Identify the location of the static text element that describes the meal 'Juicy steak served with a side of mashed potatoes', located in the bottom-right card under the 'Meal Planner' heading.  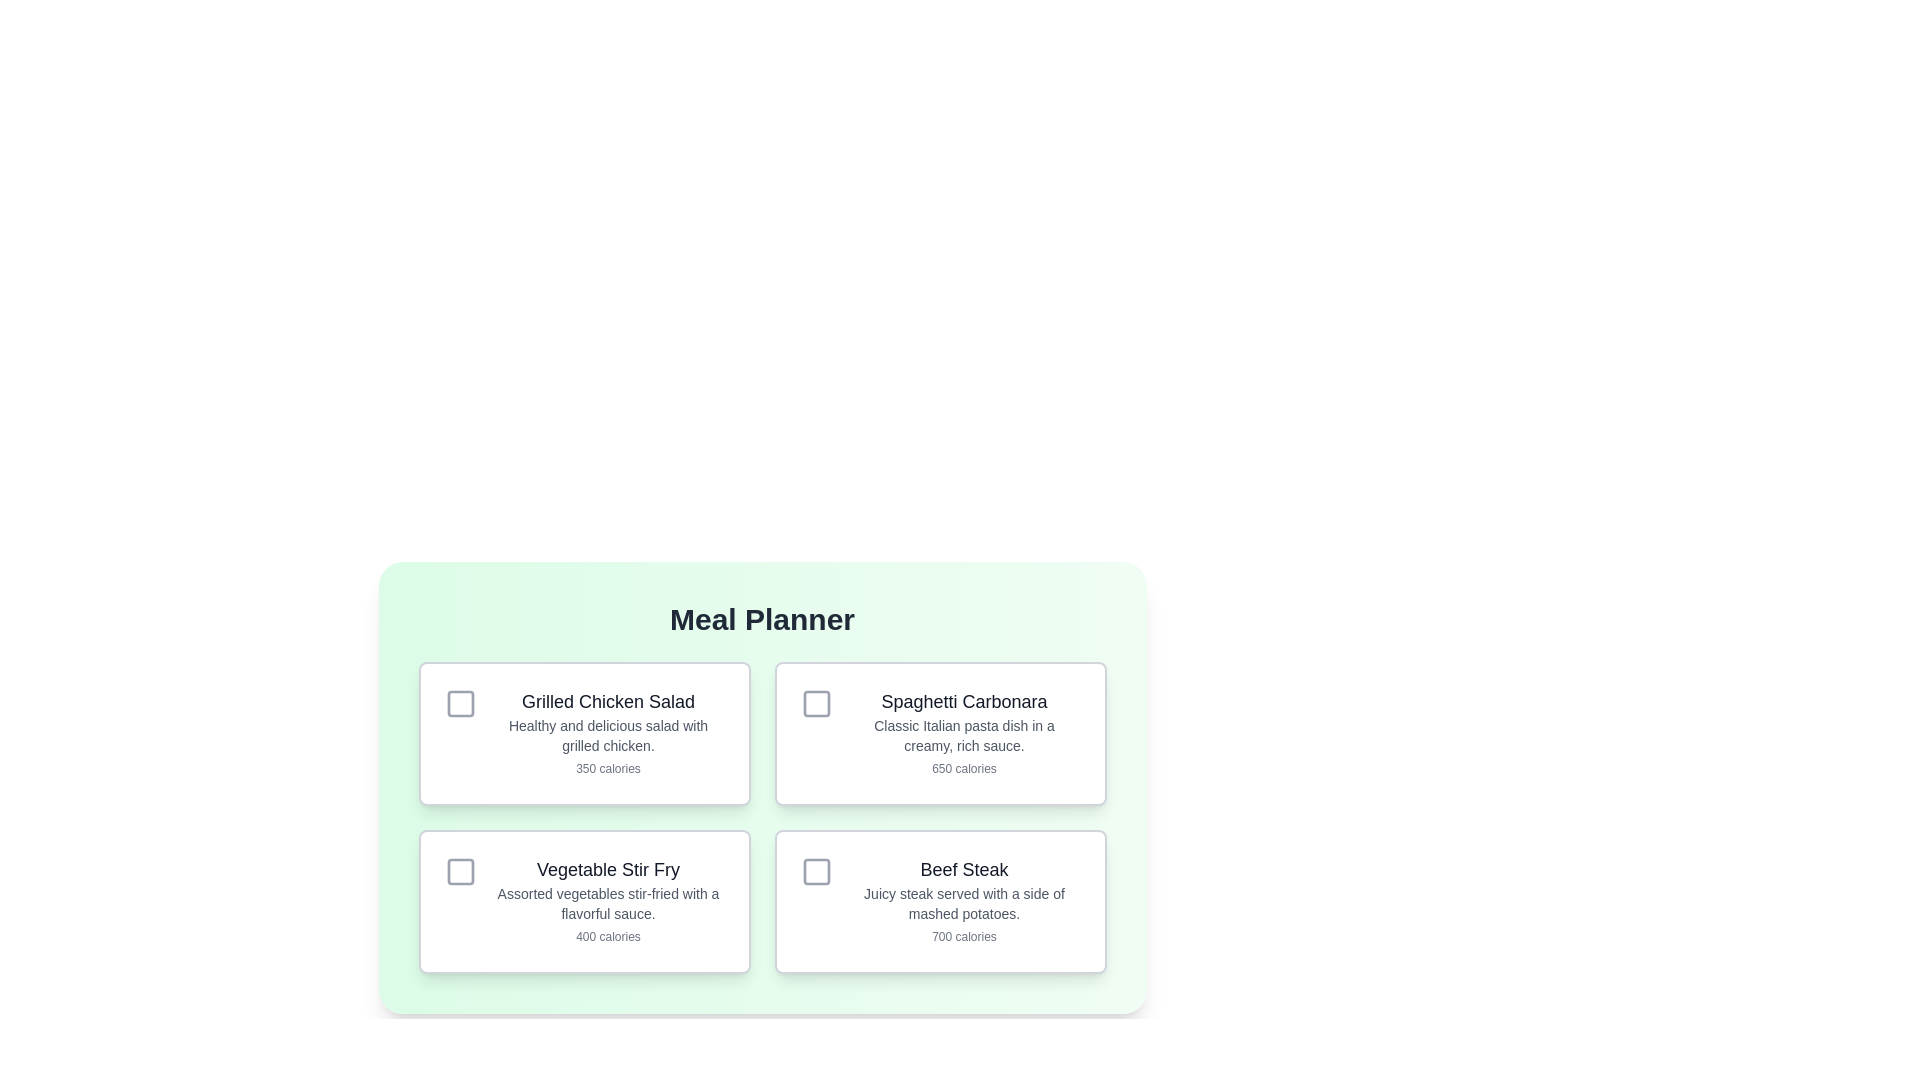
(964, 903).